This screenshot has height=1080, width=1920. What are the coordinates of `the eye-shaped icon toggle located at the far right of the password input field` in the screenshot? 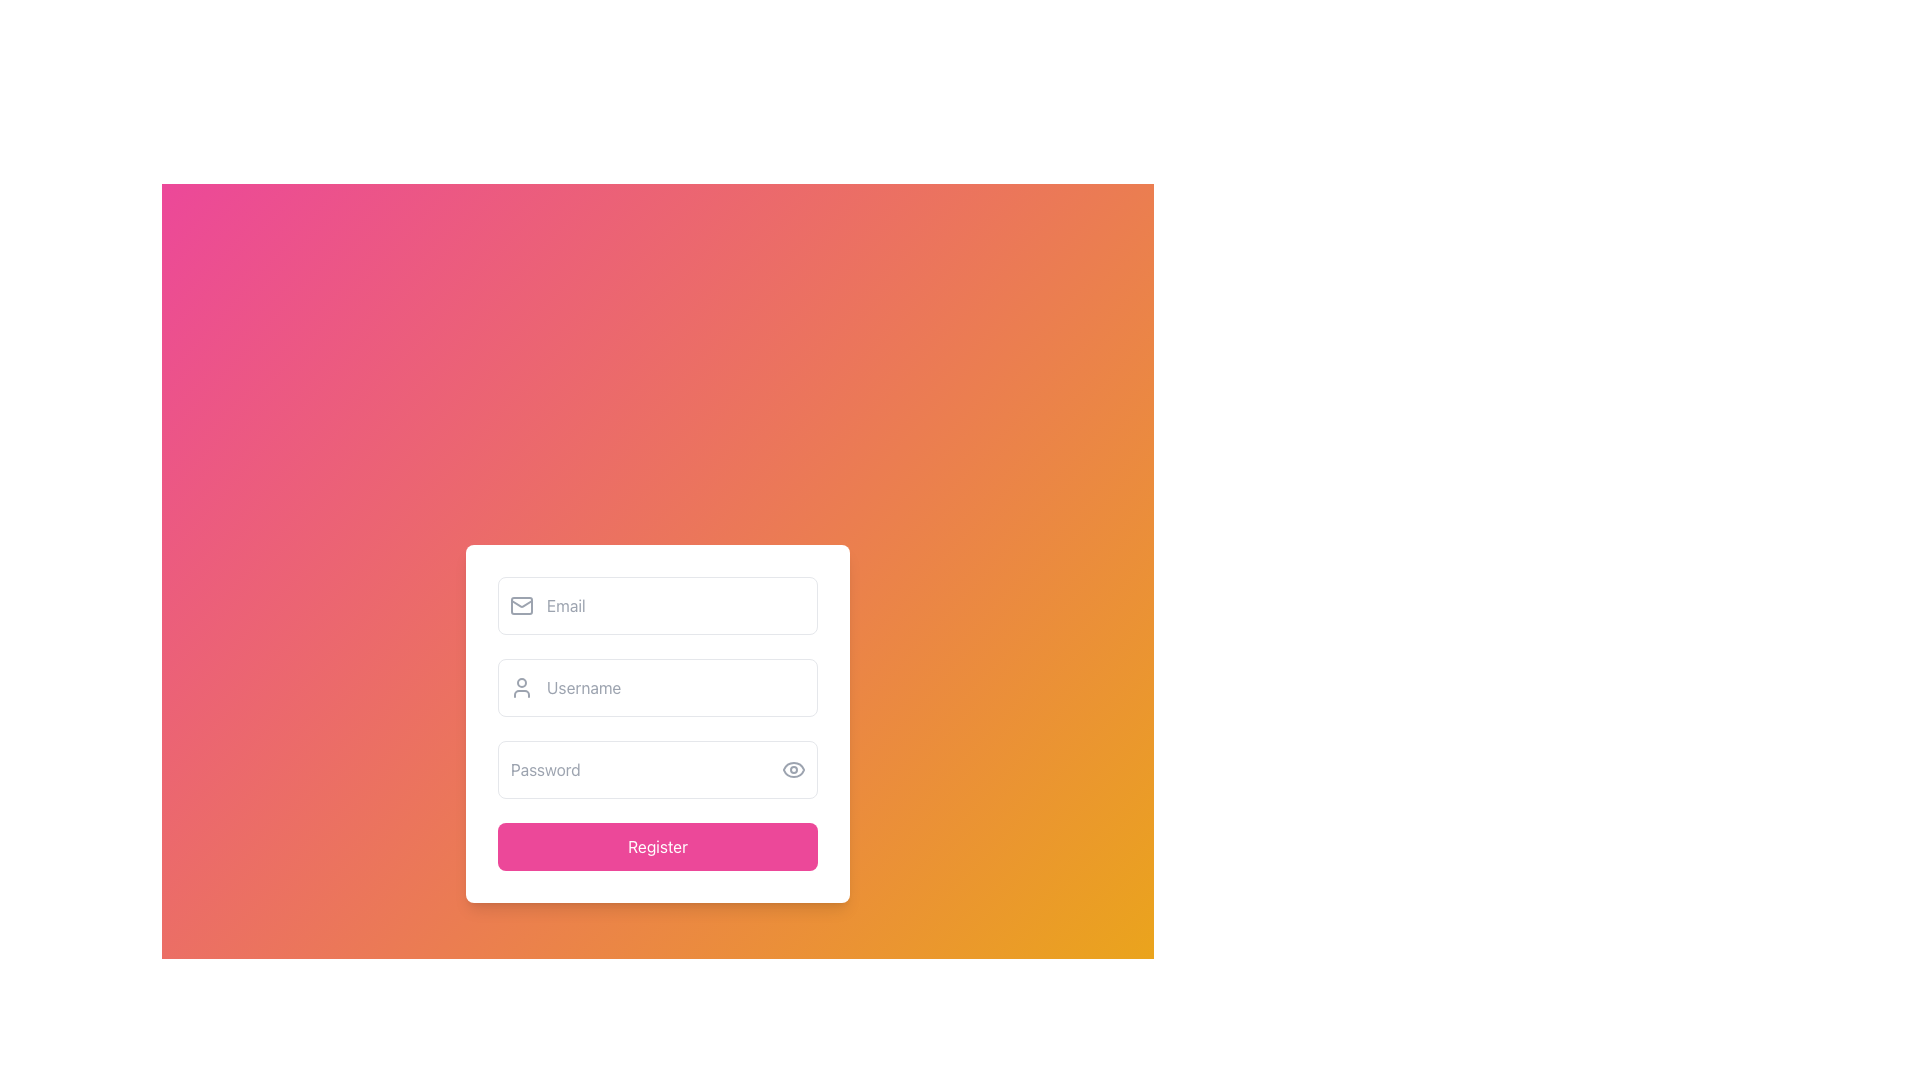 It's located at (792, 769).